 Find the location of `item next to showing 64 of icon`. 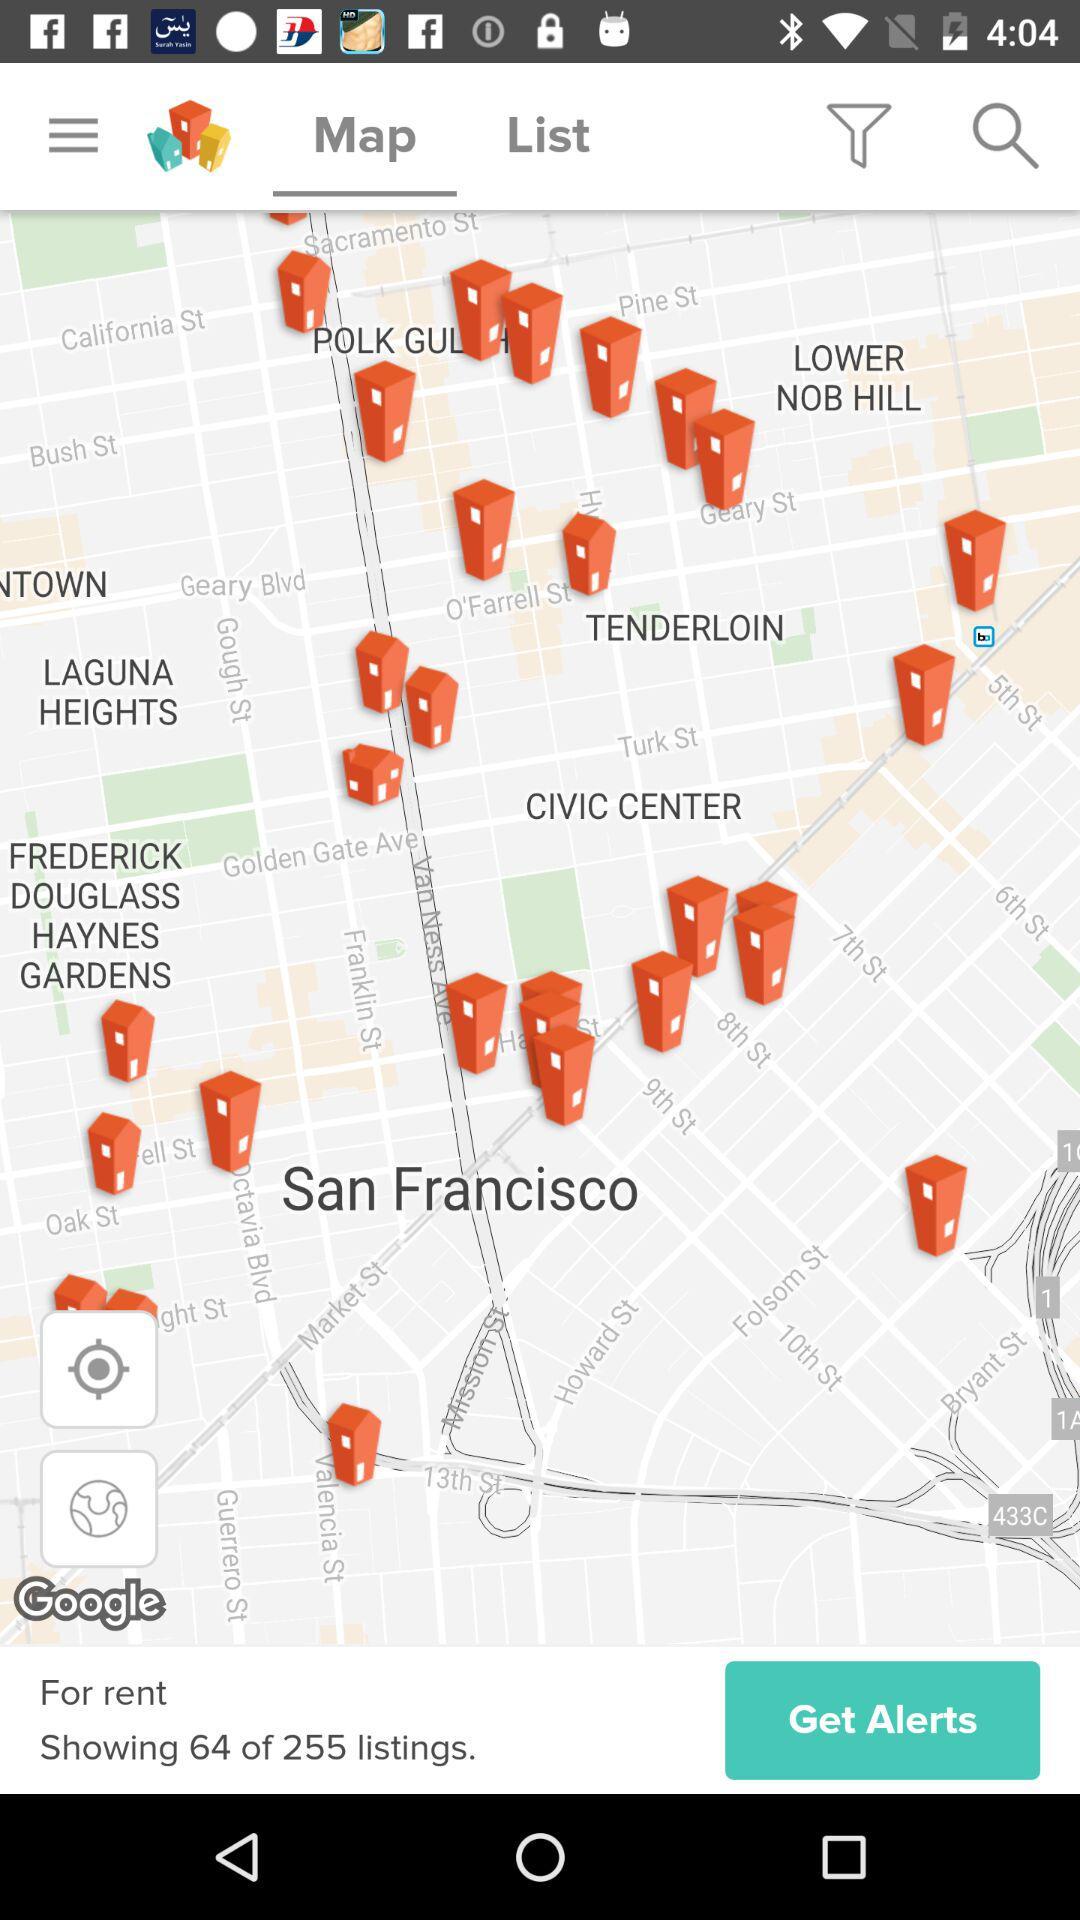

item next to showing 64 of icon is located at coordinates (881, 1719).